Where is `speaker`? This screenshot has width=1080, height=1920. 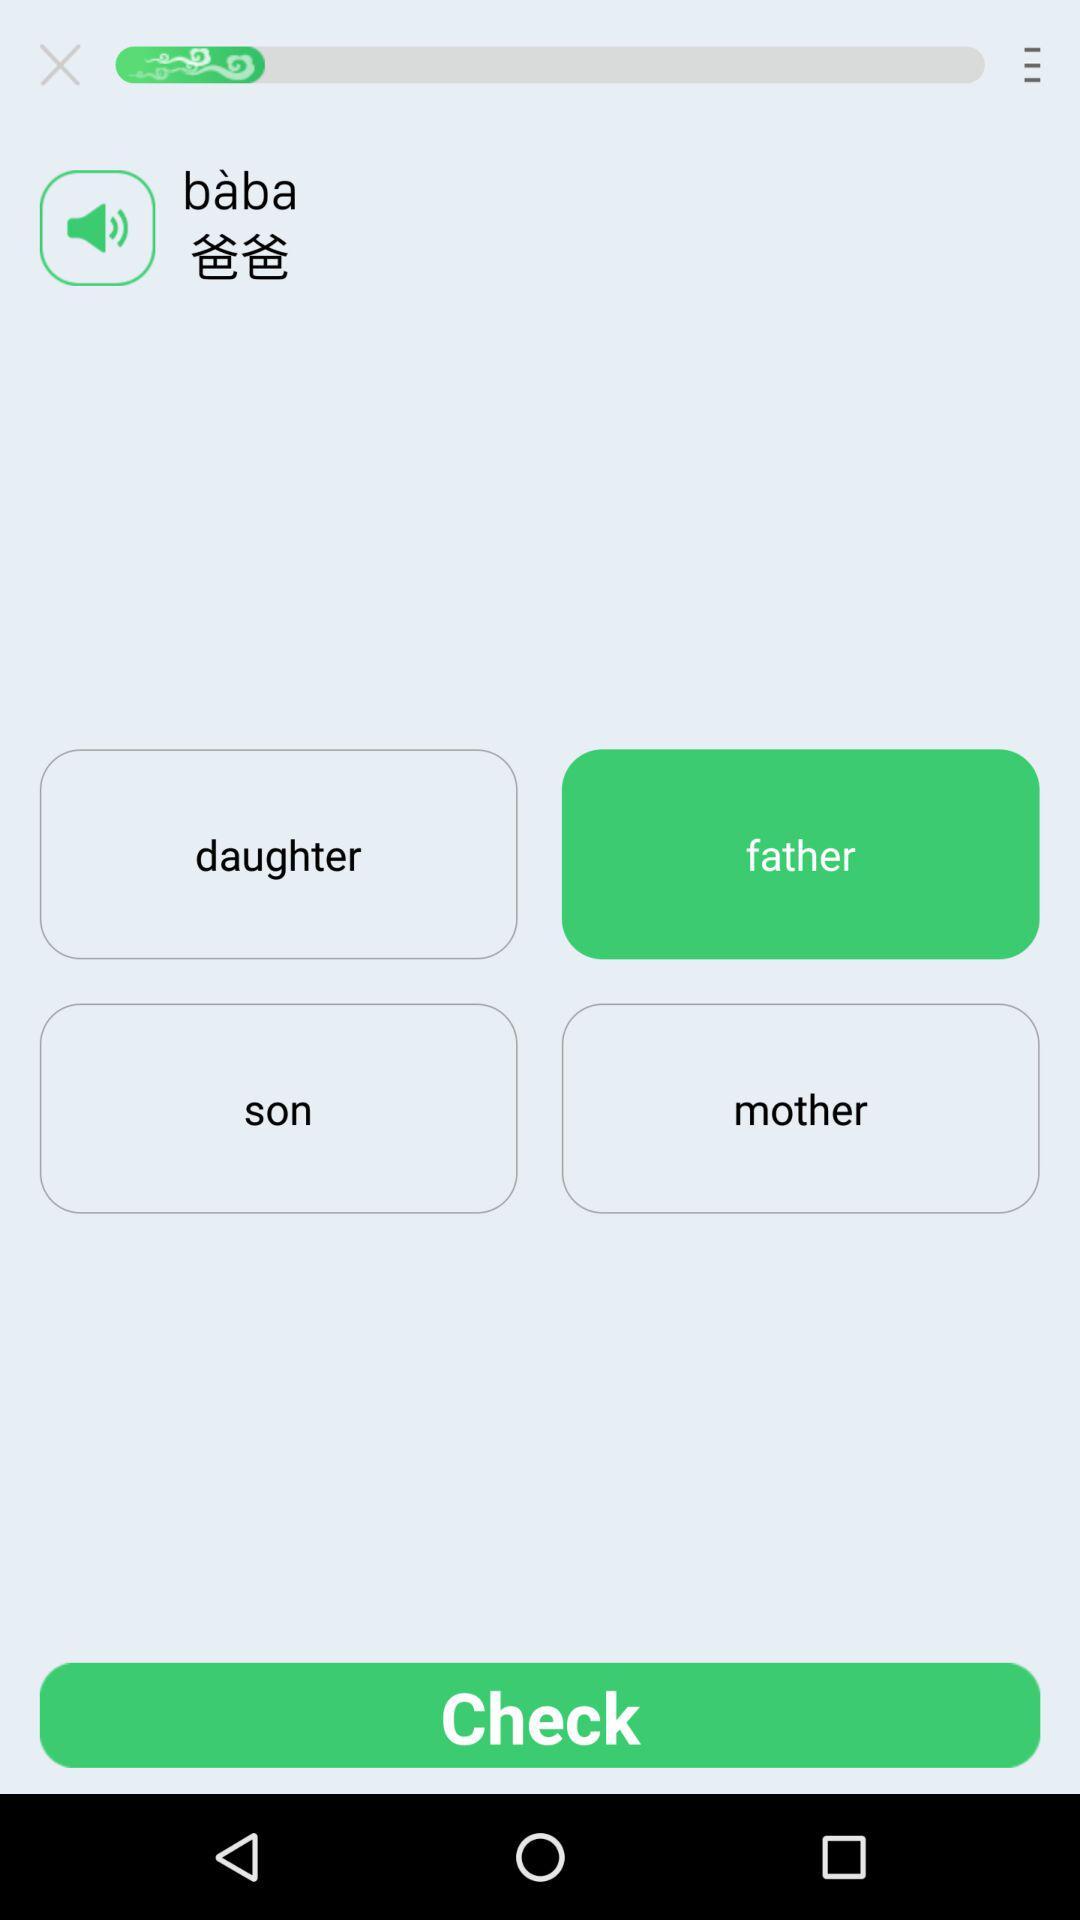
speaker is located at coordinates (97, 227).